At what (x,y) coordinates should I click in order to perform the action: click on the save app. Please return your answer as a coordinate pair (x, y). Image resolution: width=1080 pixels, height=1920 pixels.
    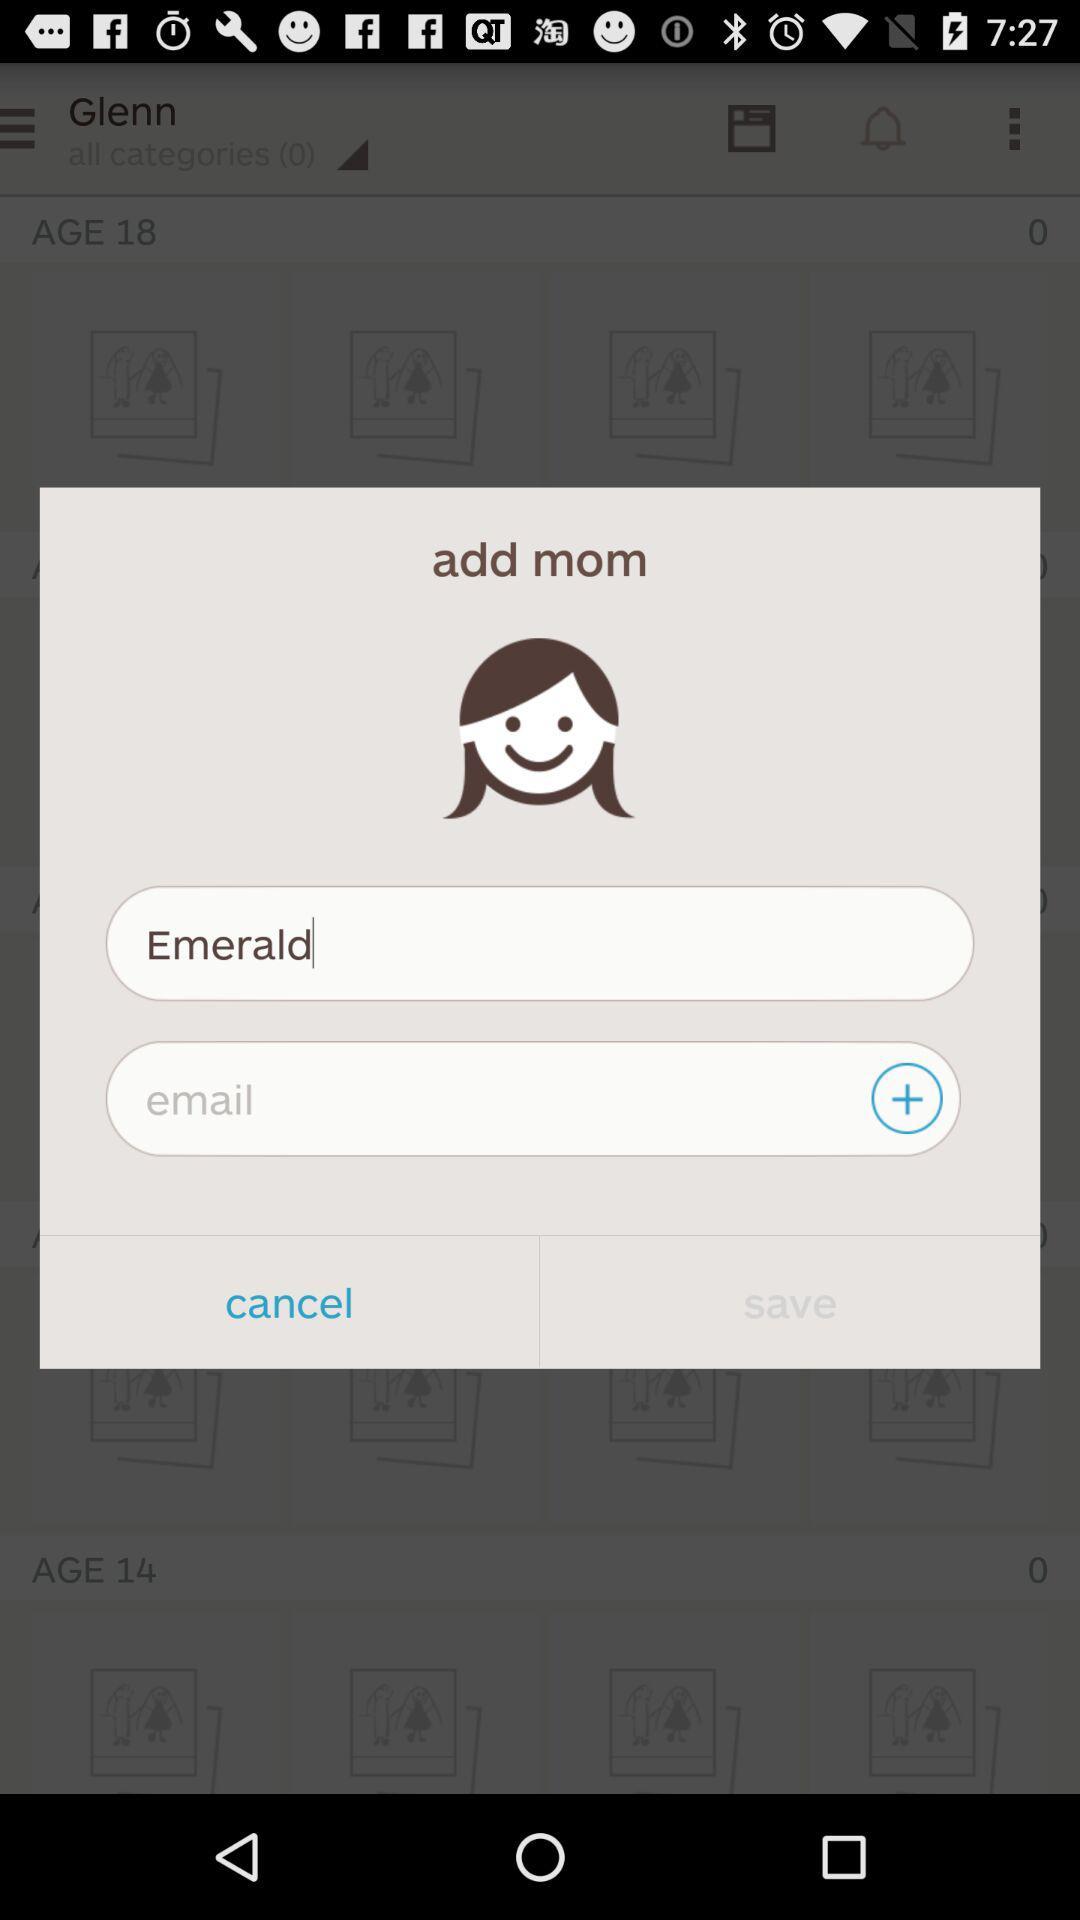
    Looking at the image, I should click on (789, 1301).